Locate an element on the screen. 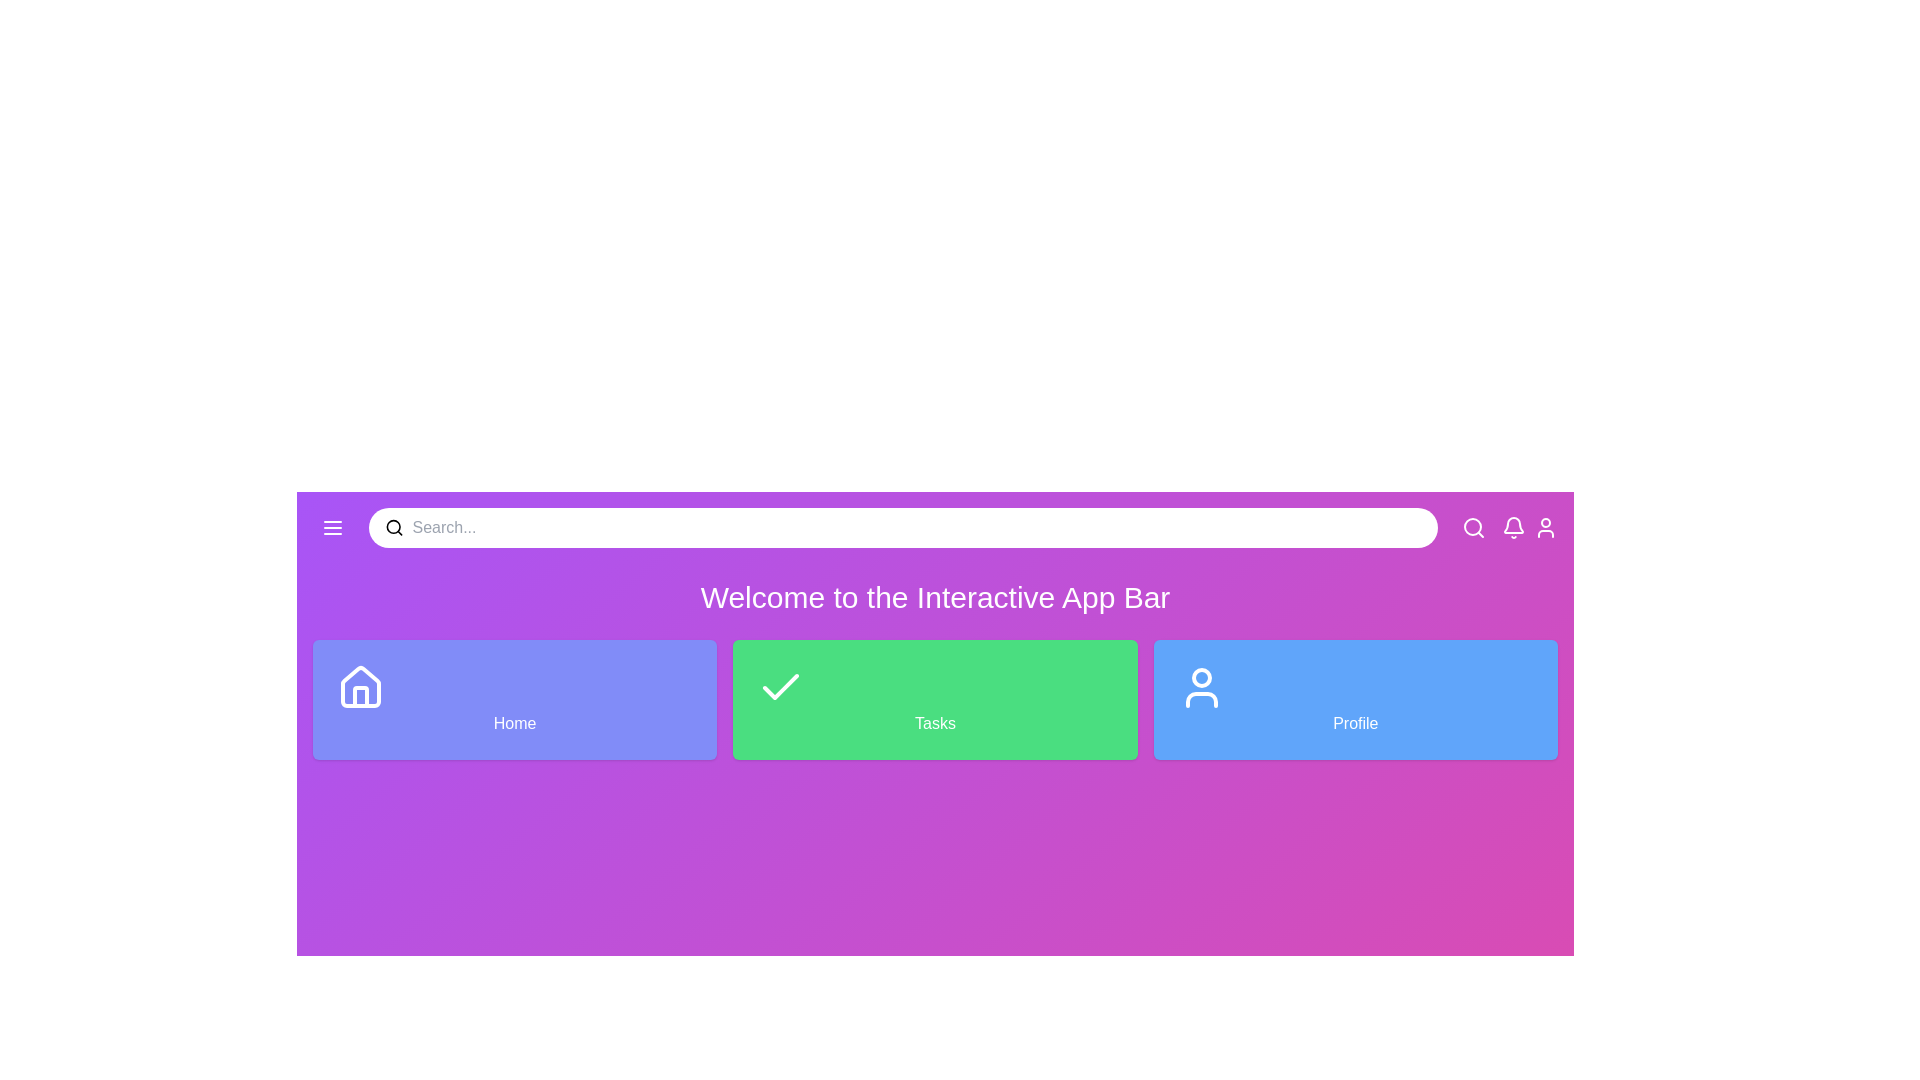 The width and height of the screenshot is (1920, 1080). the navigation button menu is located at coordinates (332, 527).